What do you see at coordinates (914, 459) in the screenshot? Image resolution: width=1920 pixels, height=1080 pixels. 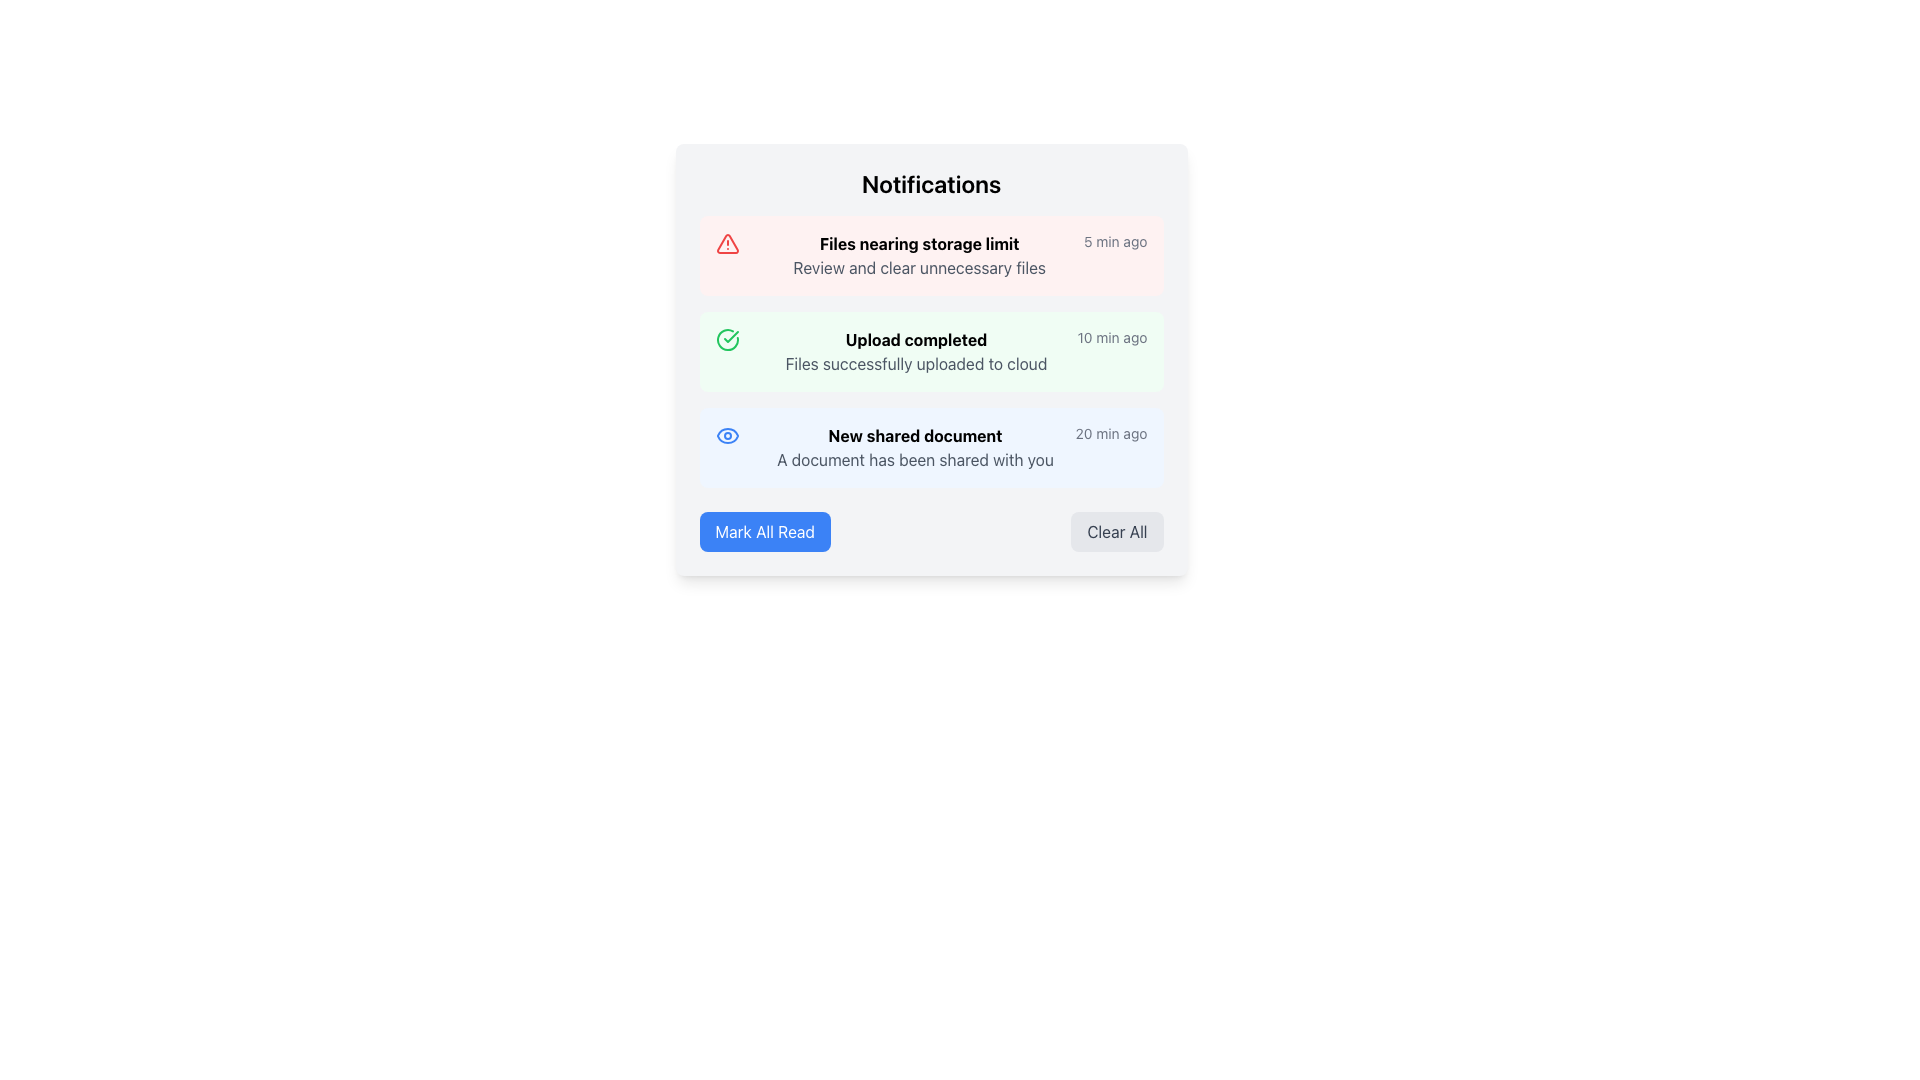 I see `the text element stating 'A document has been shared with you', which is styled in subdued gray and located beneath the bold title 'New shared document' in the third notification of a vertically-stacked list` at bounding box center [914, 459].